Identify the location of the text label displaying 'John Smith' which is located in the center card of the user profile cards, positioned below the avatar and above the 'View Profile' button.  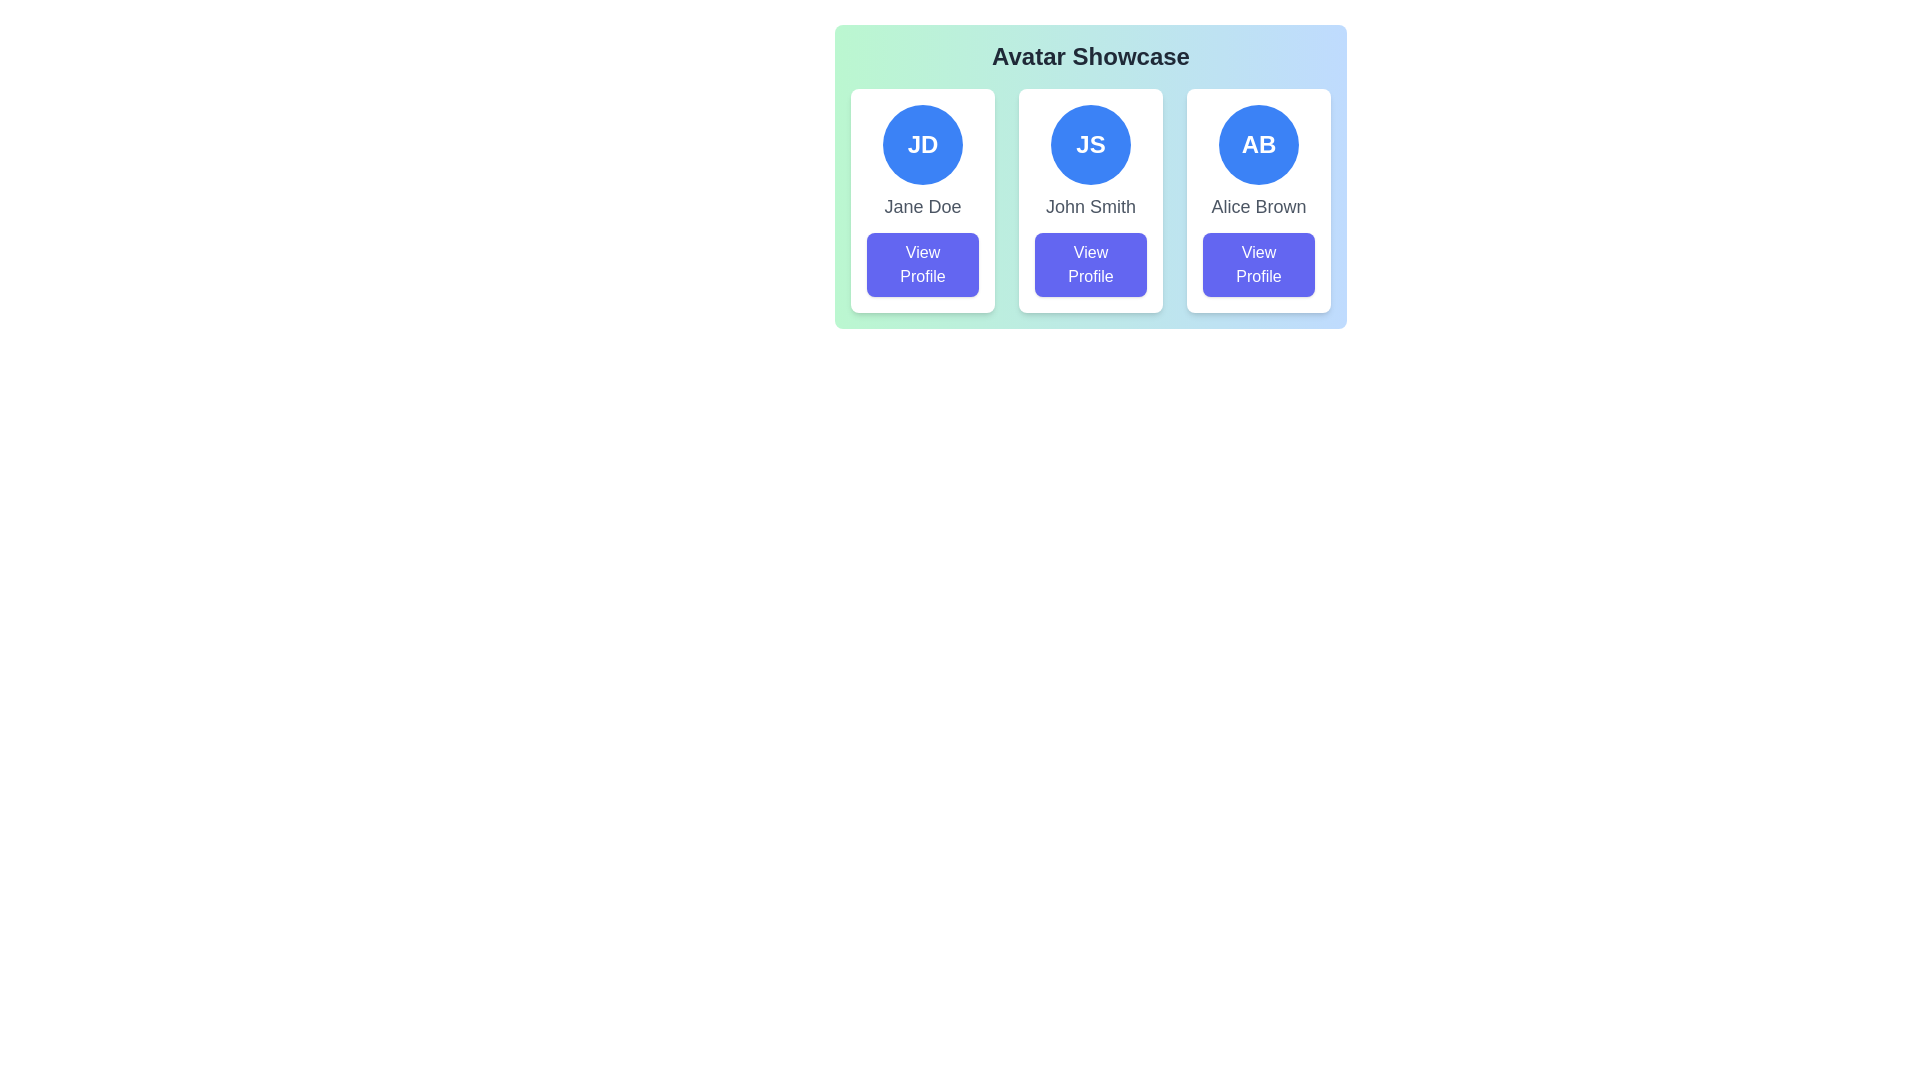
(1089, 207).